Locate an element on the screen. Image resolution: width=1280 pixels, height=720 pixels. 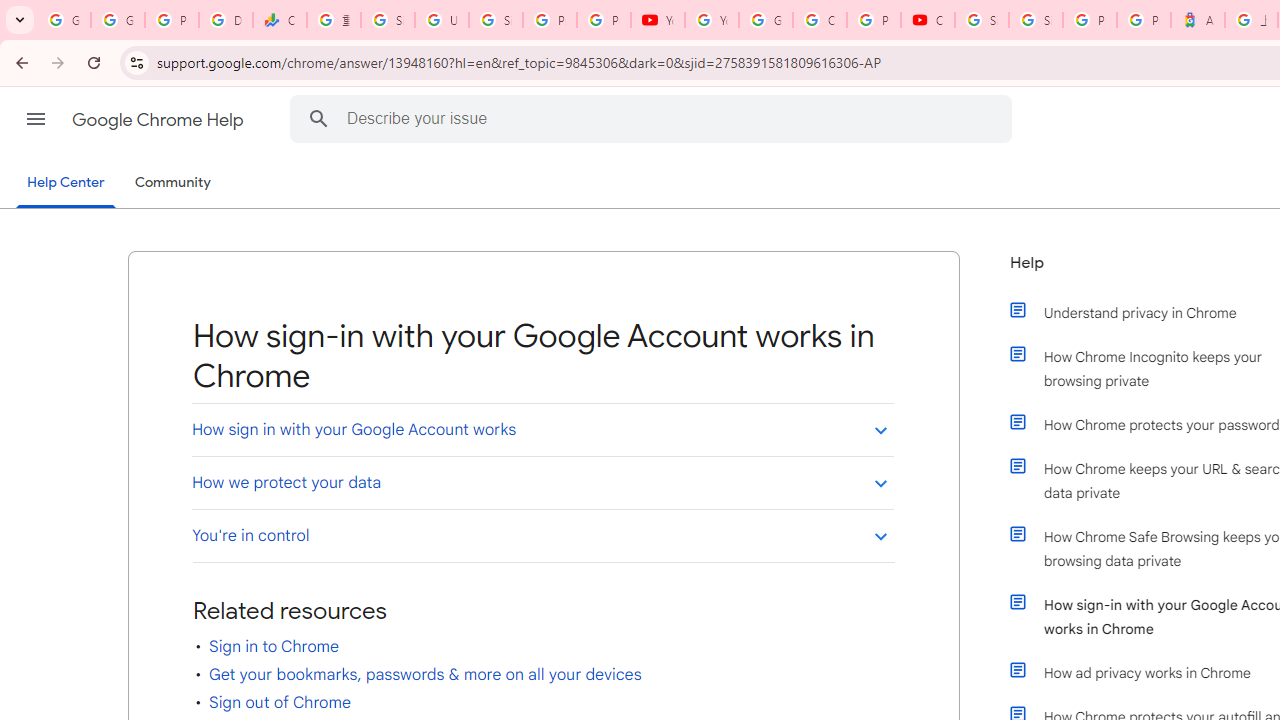
'Search Help Center' is located at coordinates (317, 118).